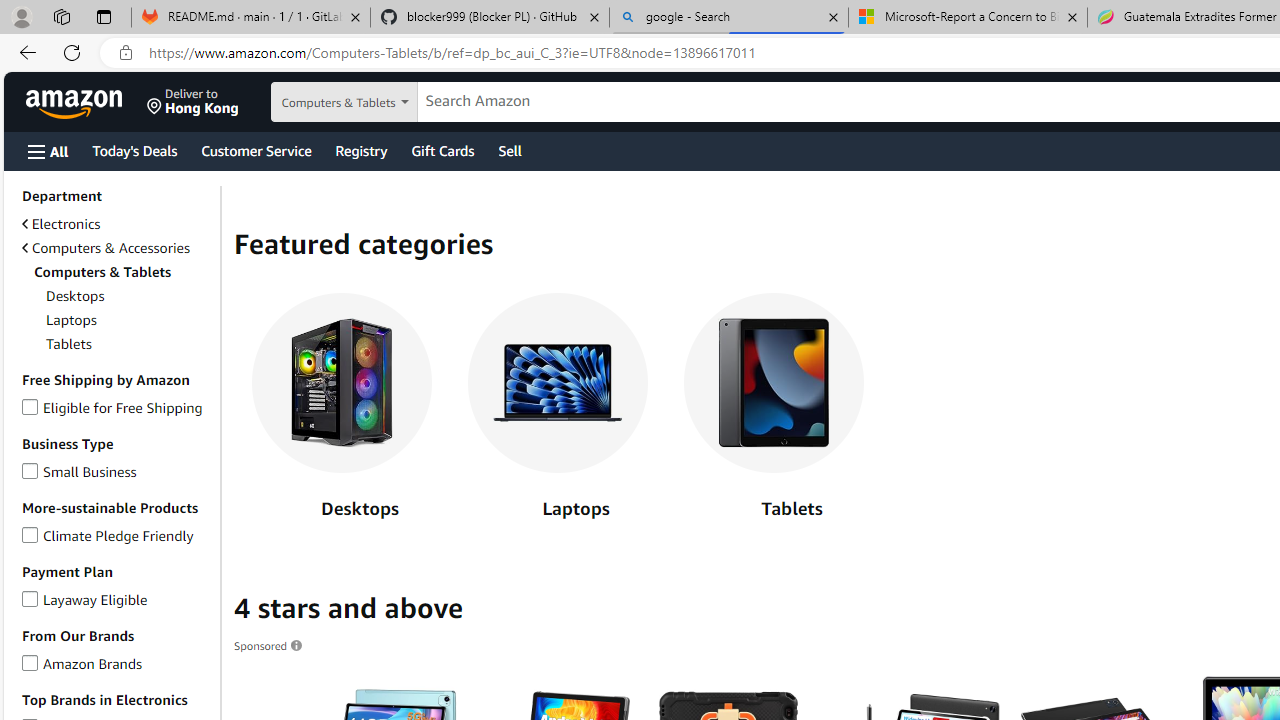 The height and width of the screenshot is (720, 1280). What do you see at coordinates (116, 471) in the screenshot?
I see `'Small BusinessSmall Business'` at bounding box center [116, 471].